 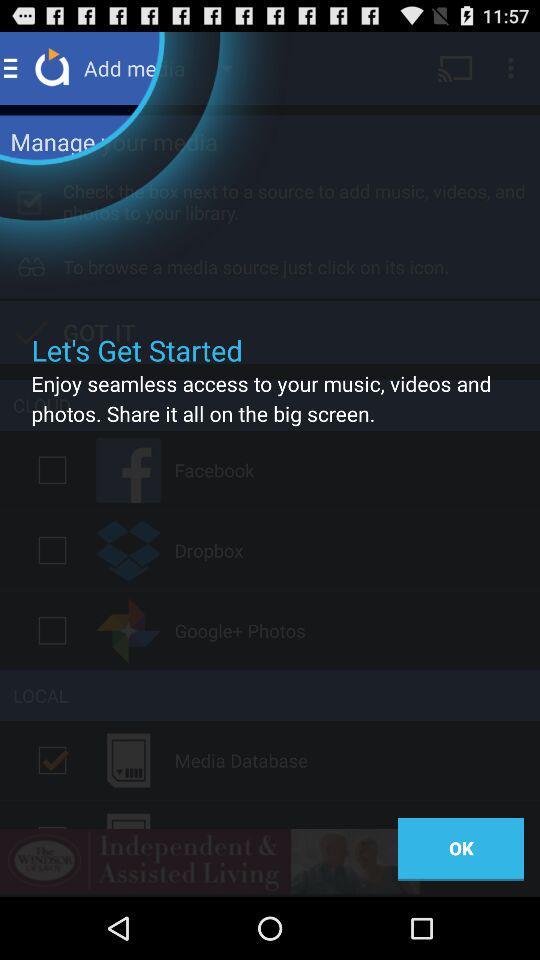 I want to click on dropbox, so click(x=52, y=550).